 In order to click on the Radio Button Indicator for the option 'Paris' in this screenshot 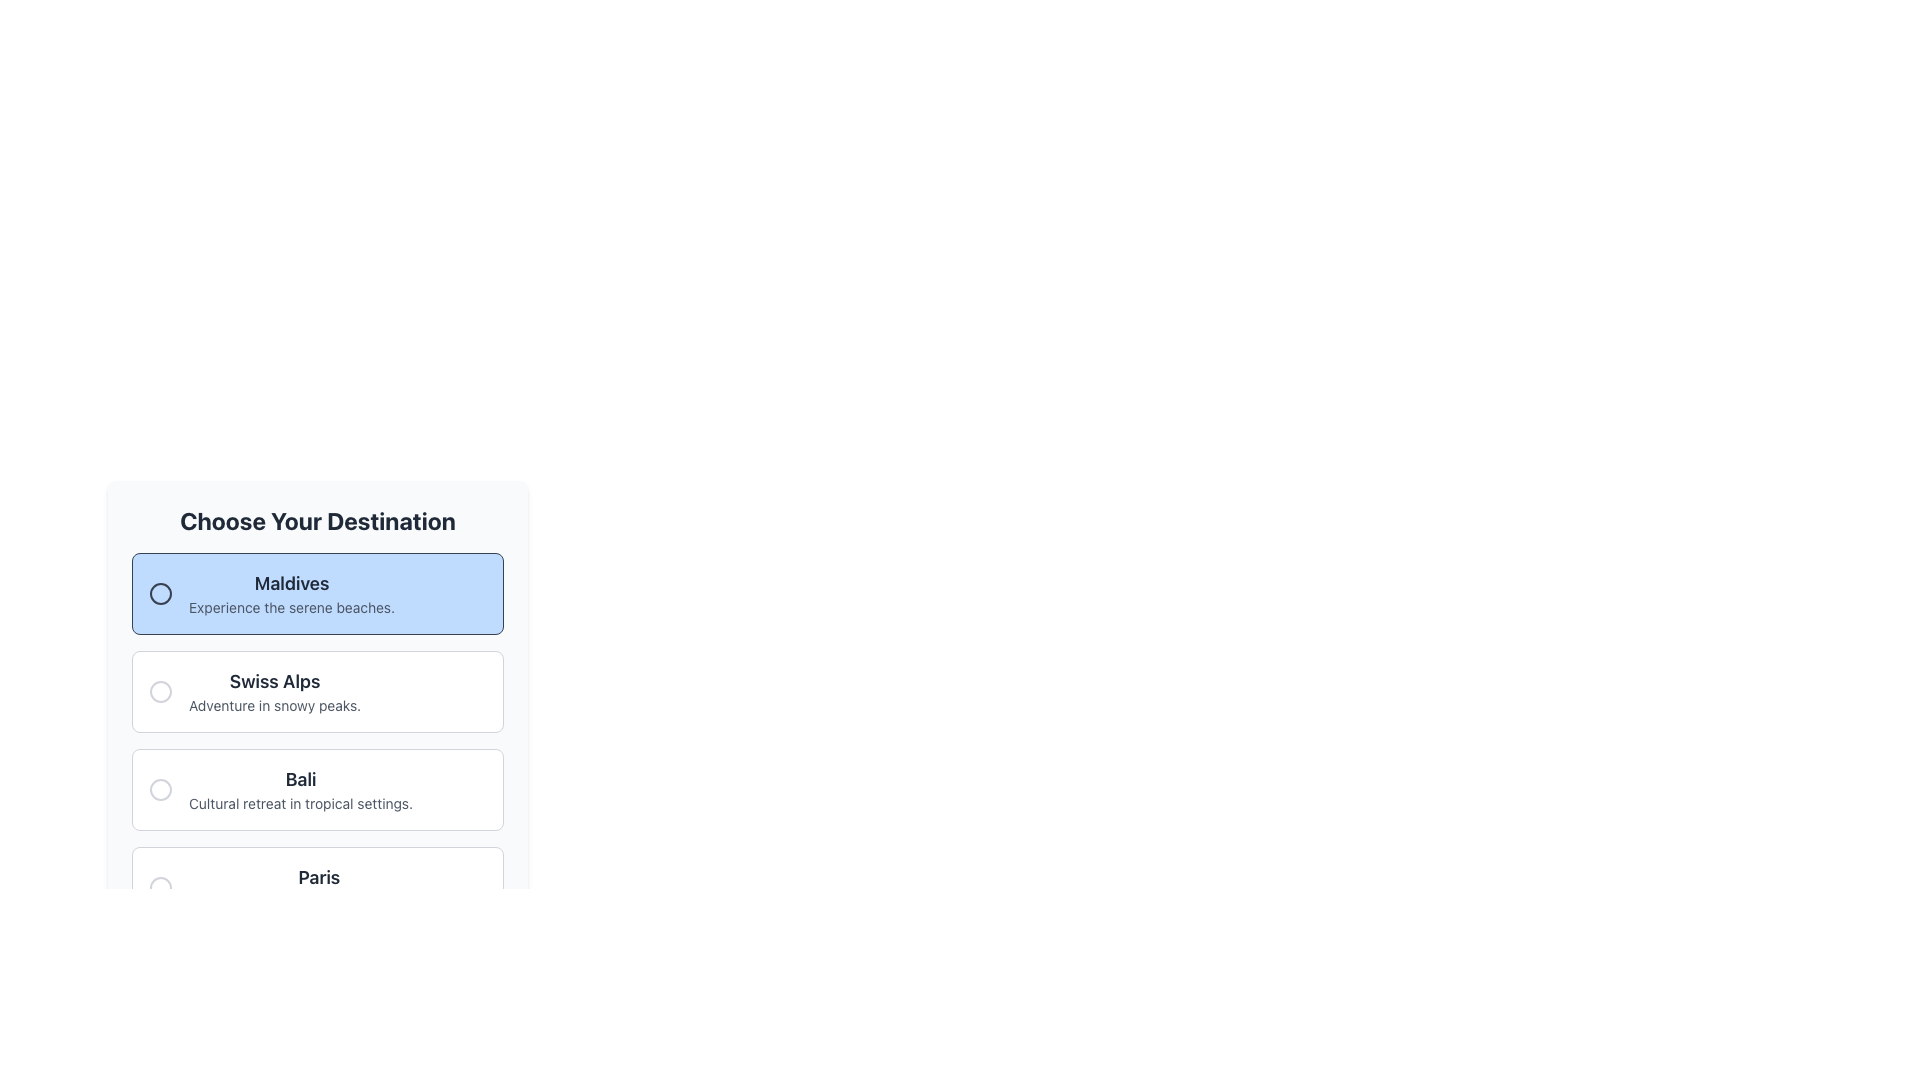, I will do `click(161, 886)`.